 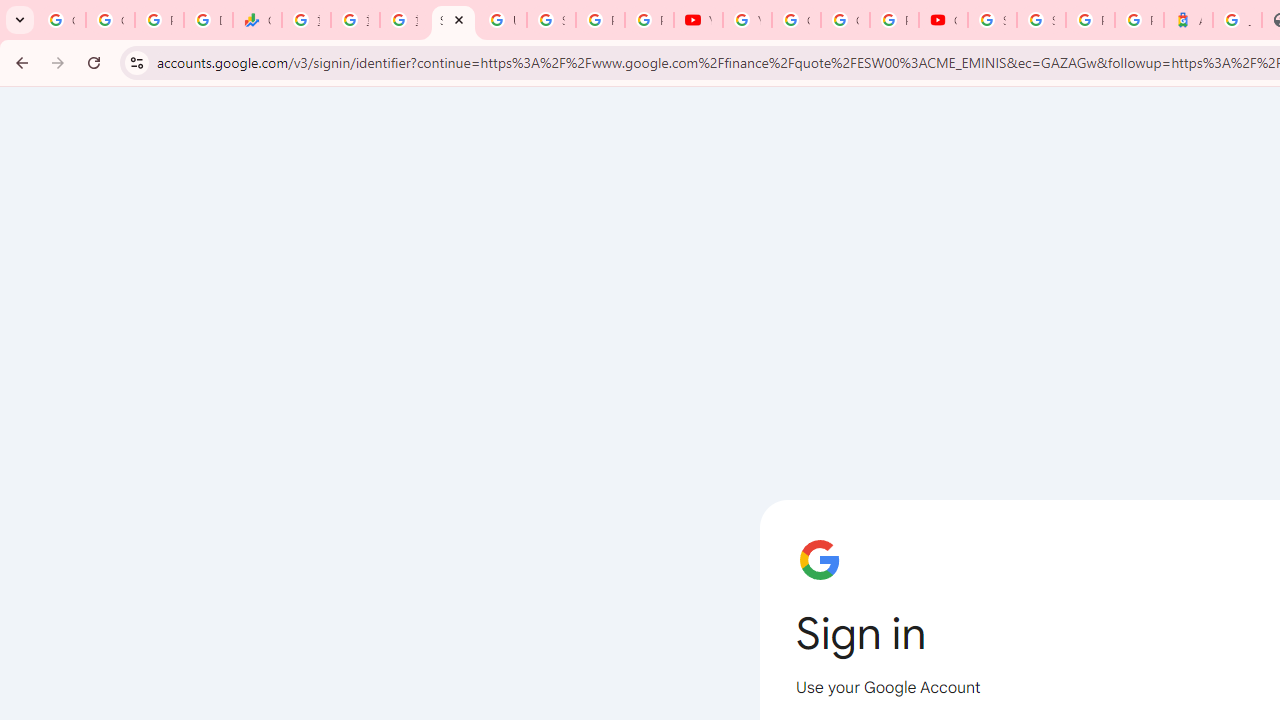 What do you see at coordinates (746, 20) in the screenshot?
I see `'YouTube'` at bounding box center [746, 20].